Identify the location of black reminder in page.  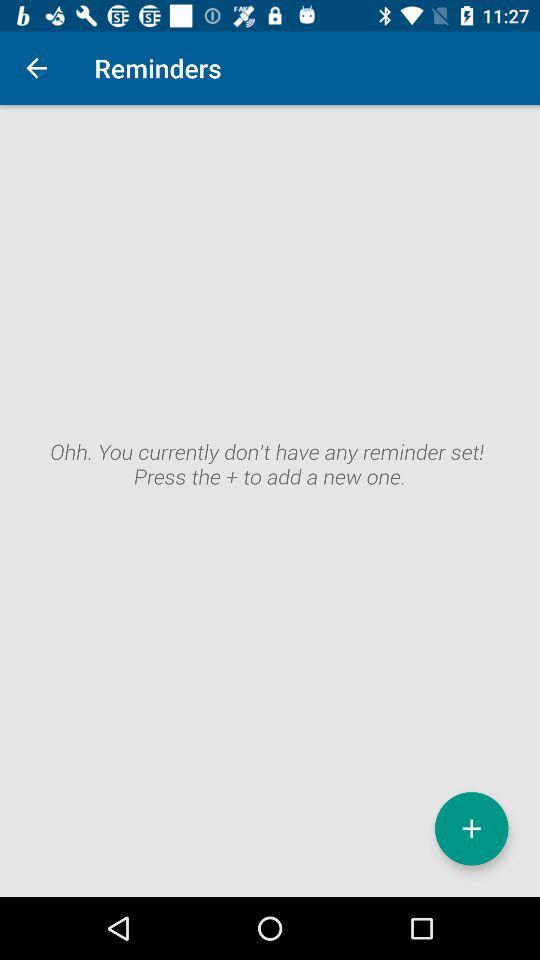
(270, 500).